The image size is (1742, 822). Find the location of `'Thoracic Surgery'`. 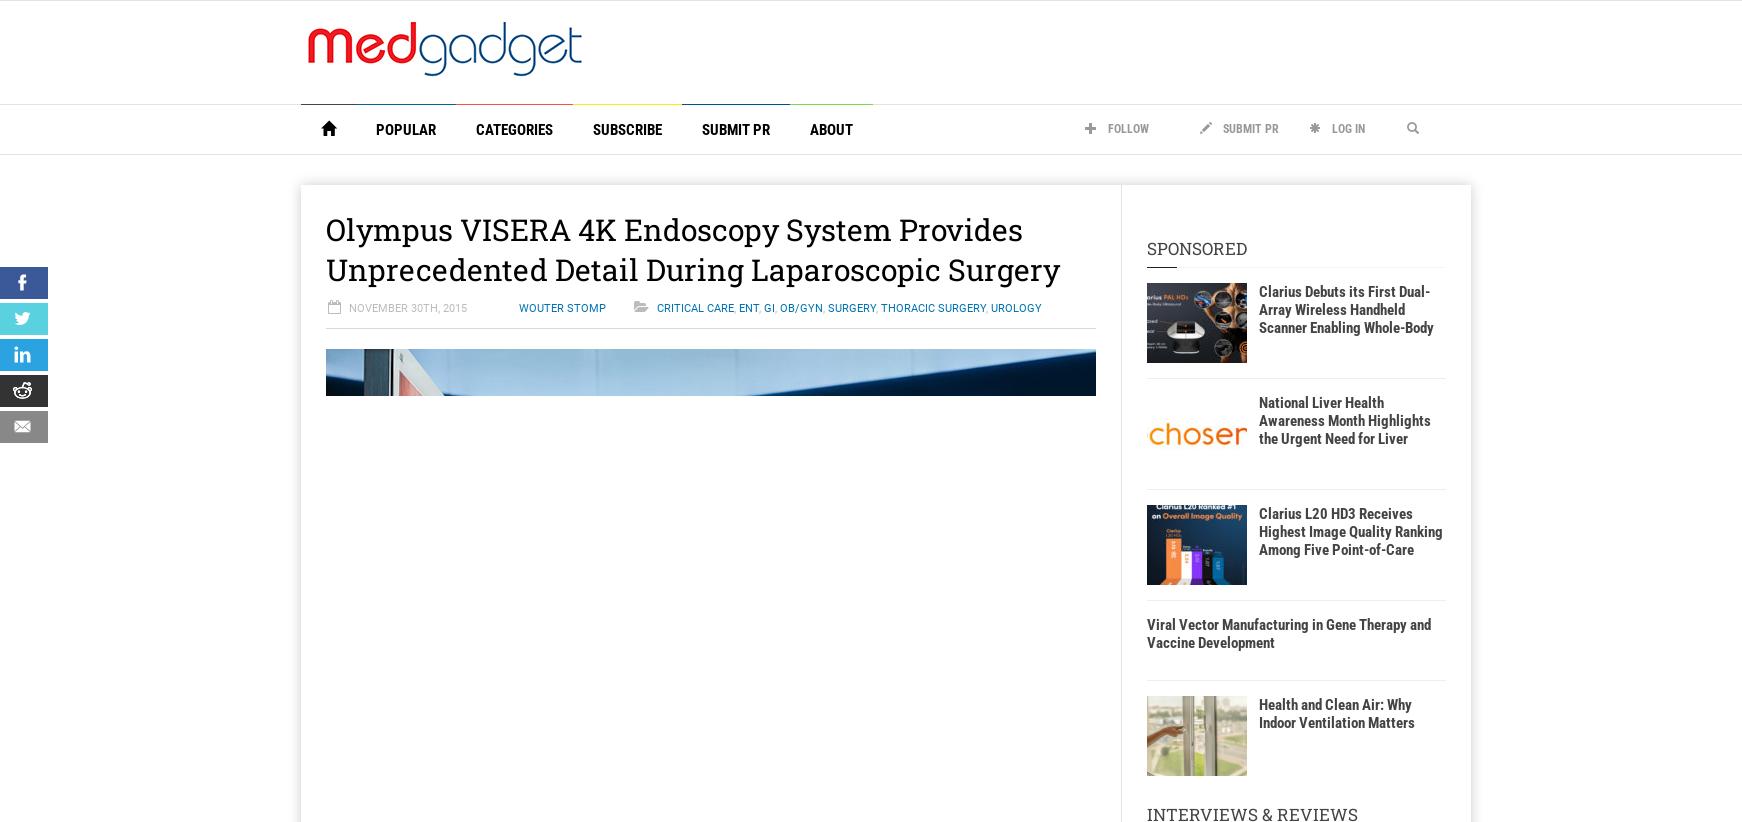

'Thoracic Surgery' is located at coordinates (932, 308).